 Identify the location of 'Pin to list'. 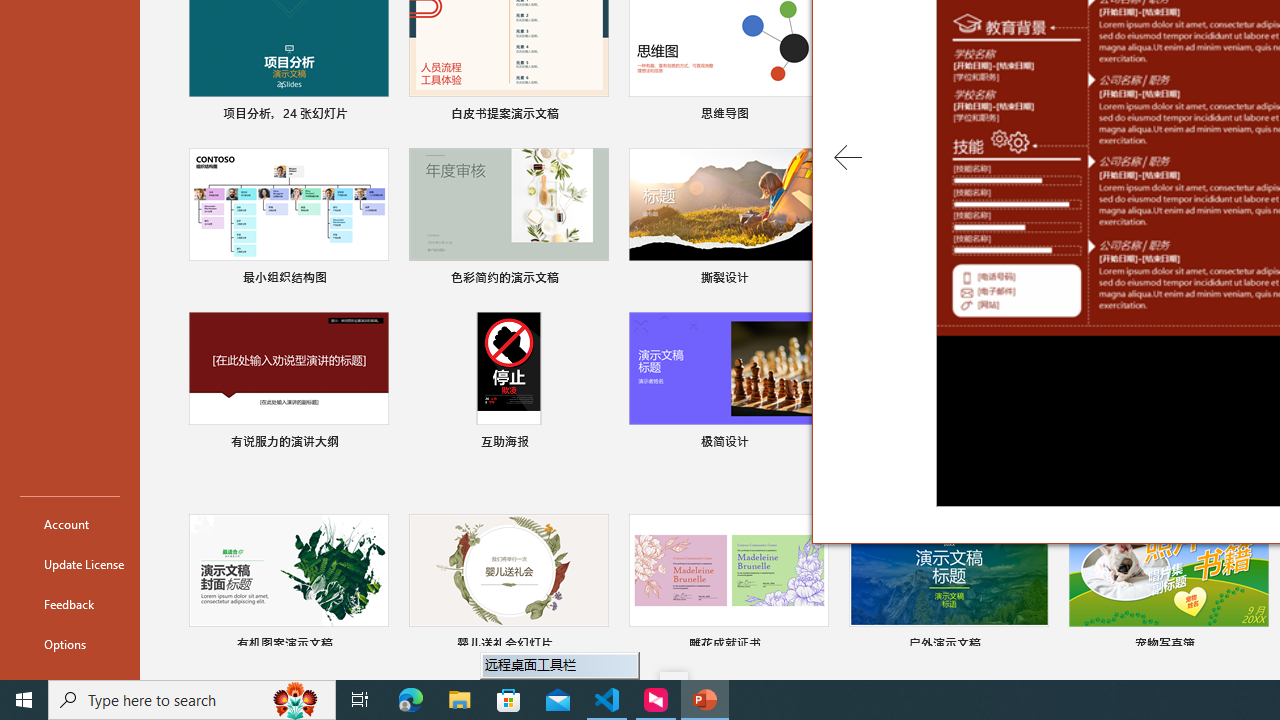
(1254, 645).